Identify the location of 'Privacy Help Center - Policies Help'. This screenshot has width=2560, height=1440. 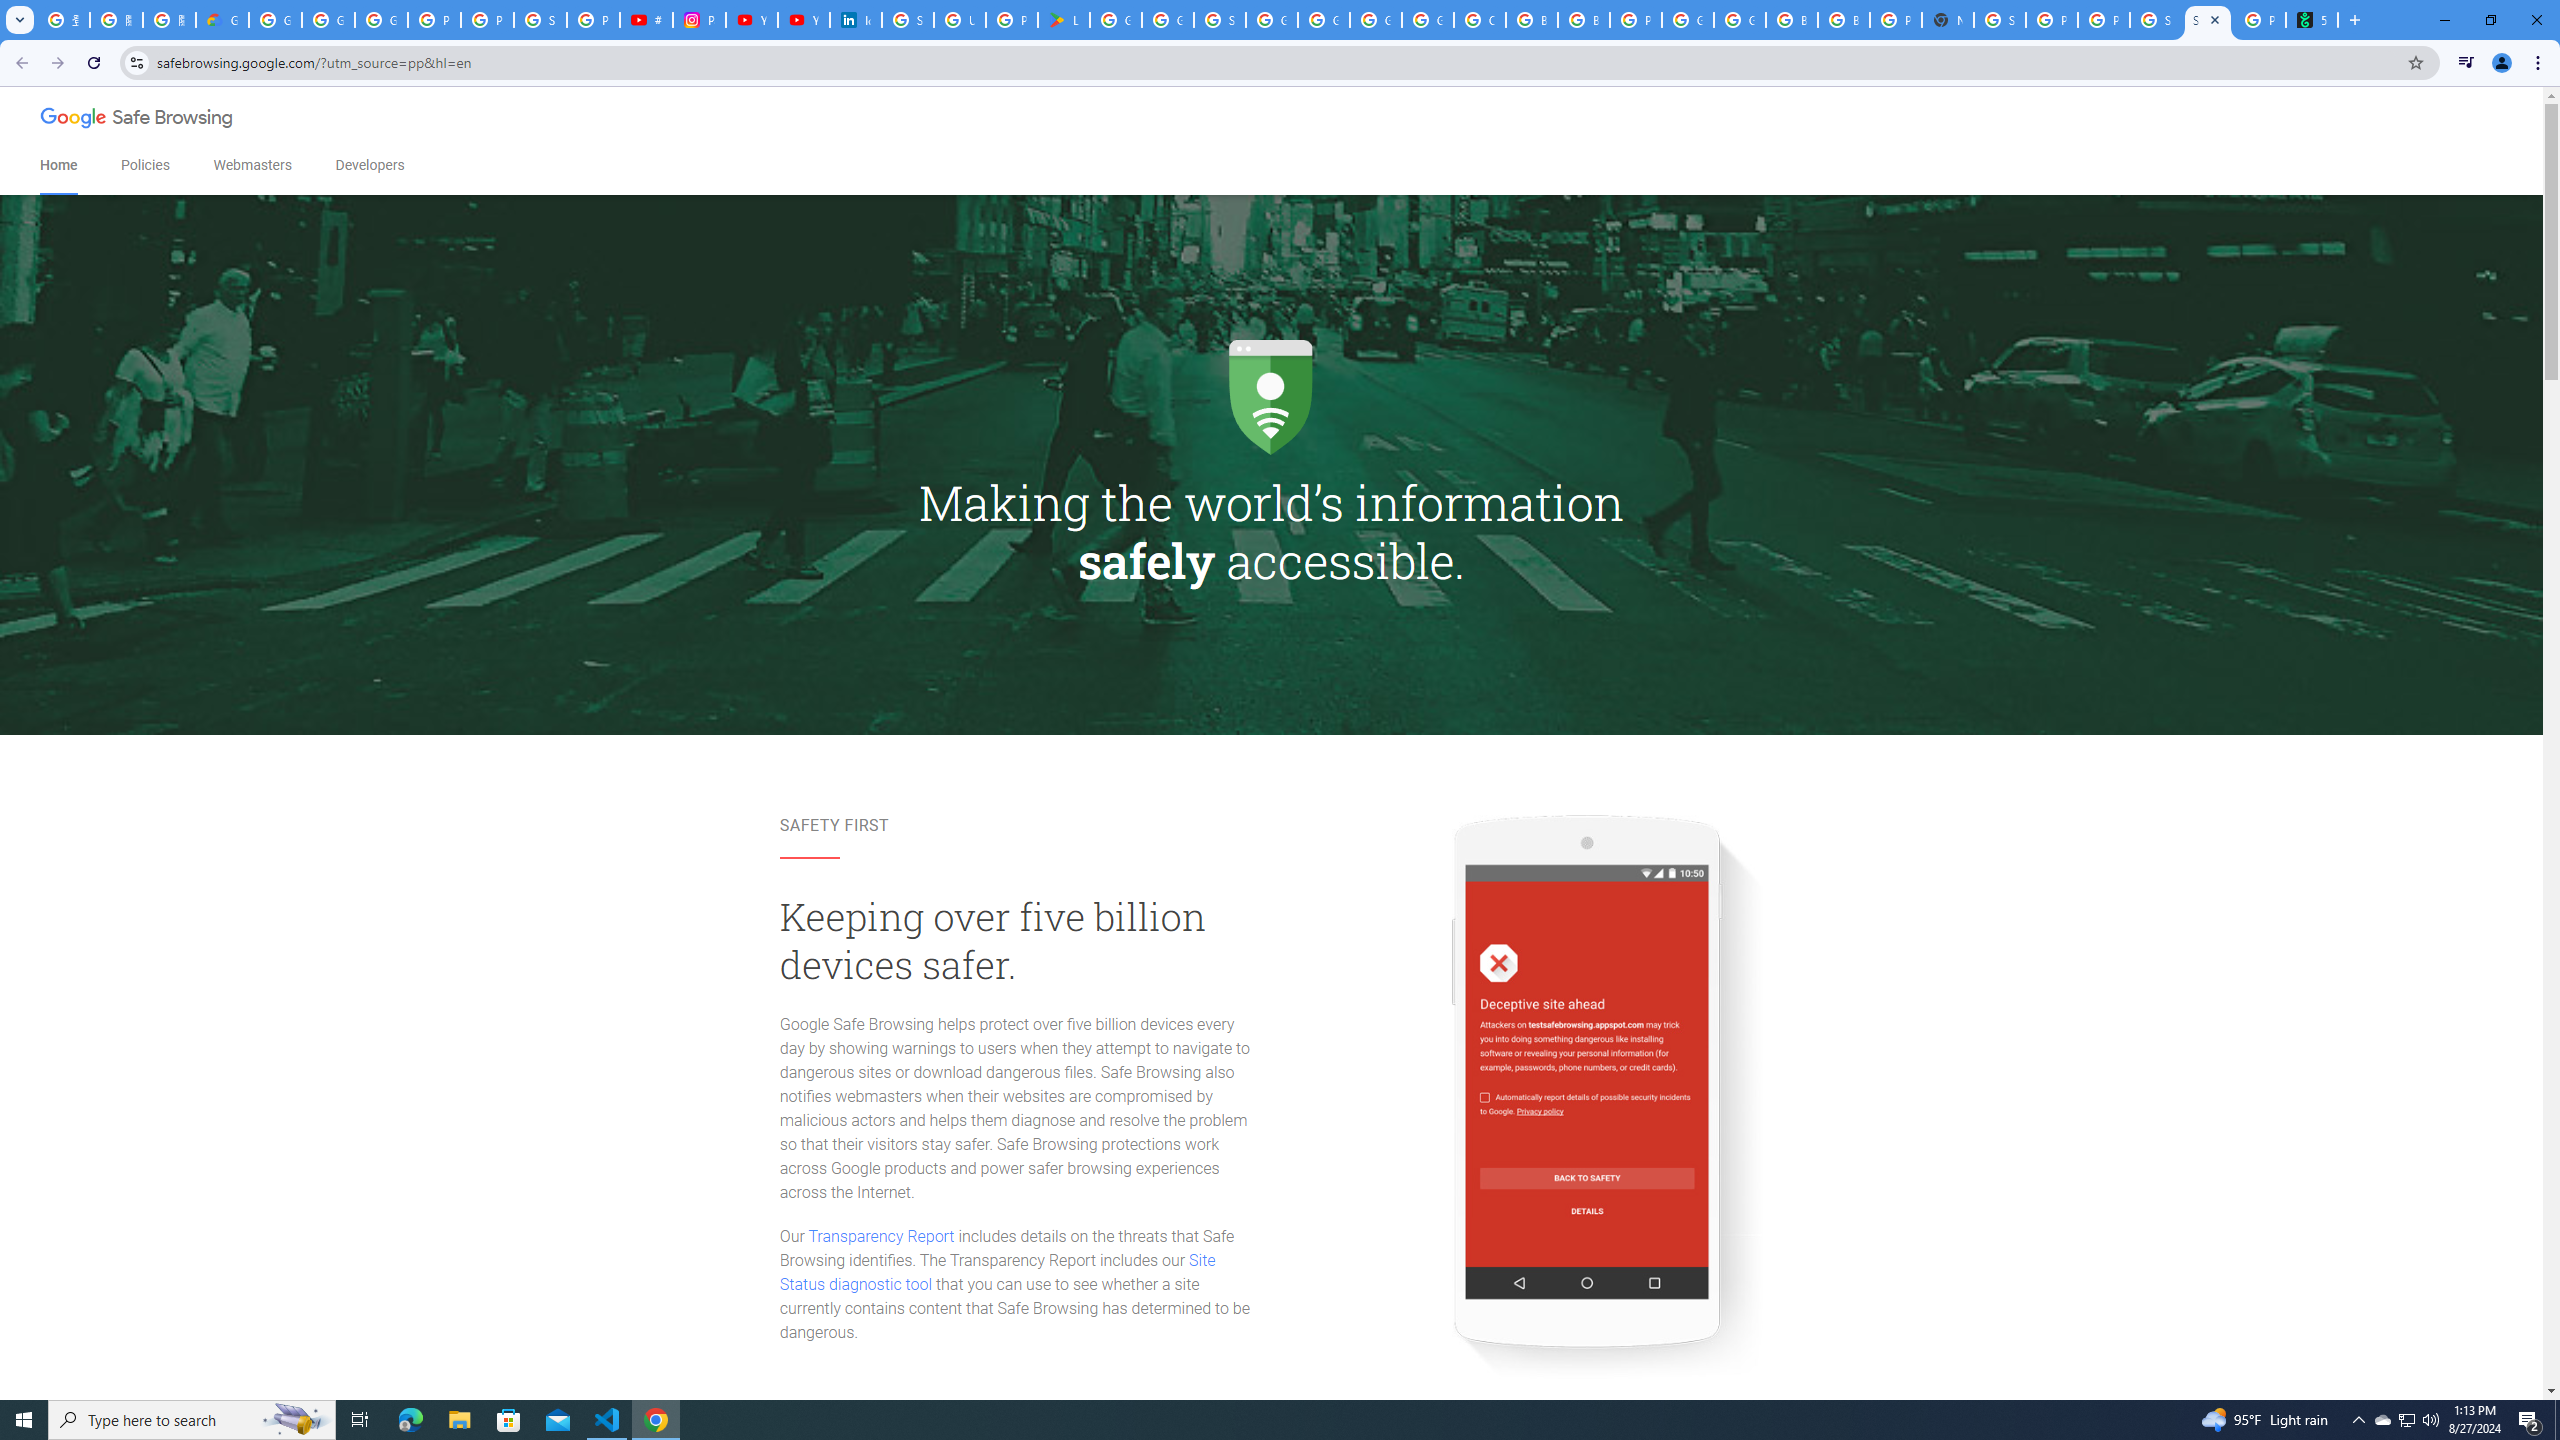
(486, 19).